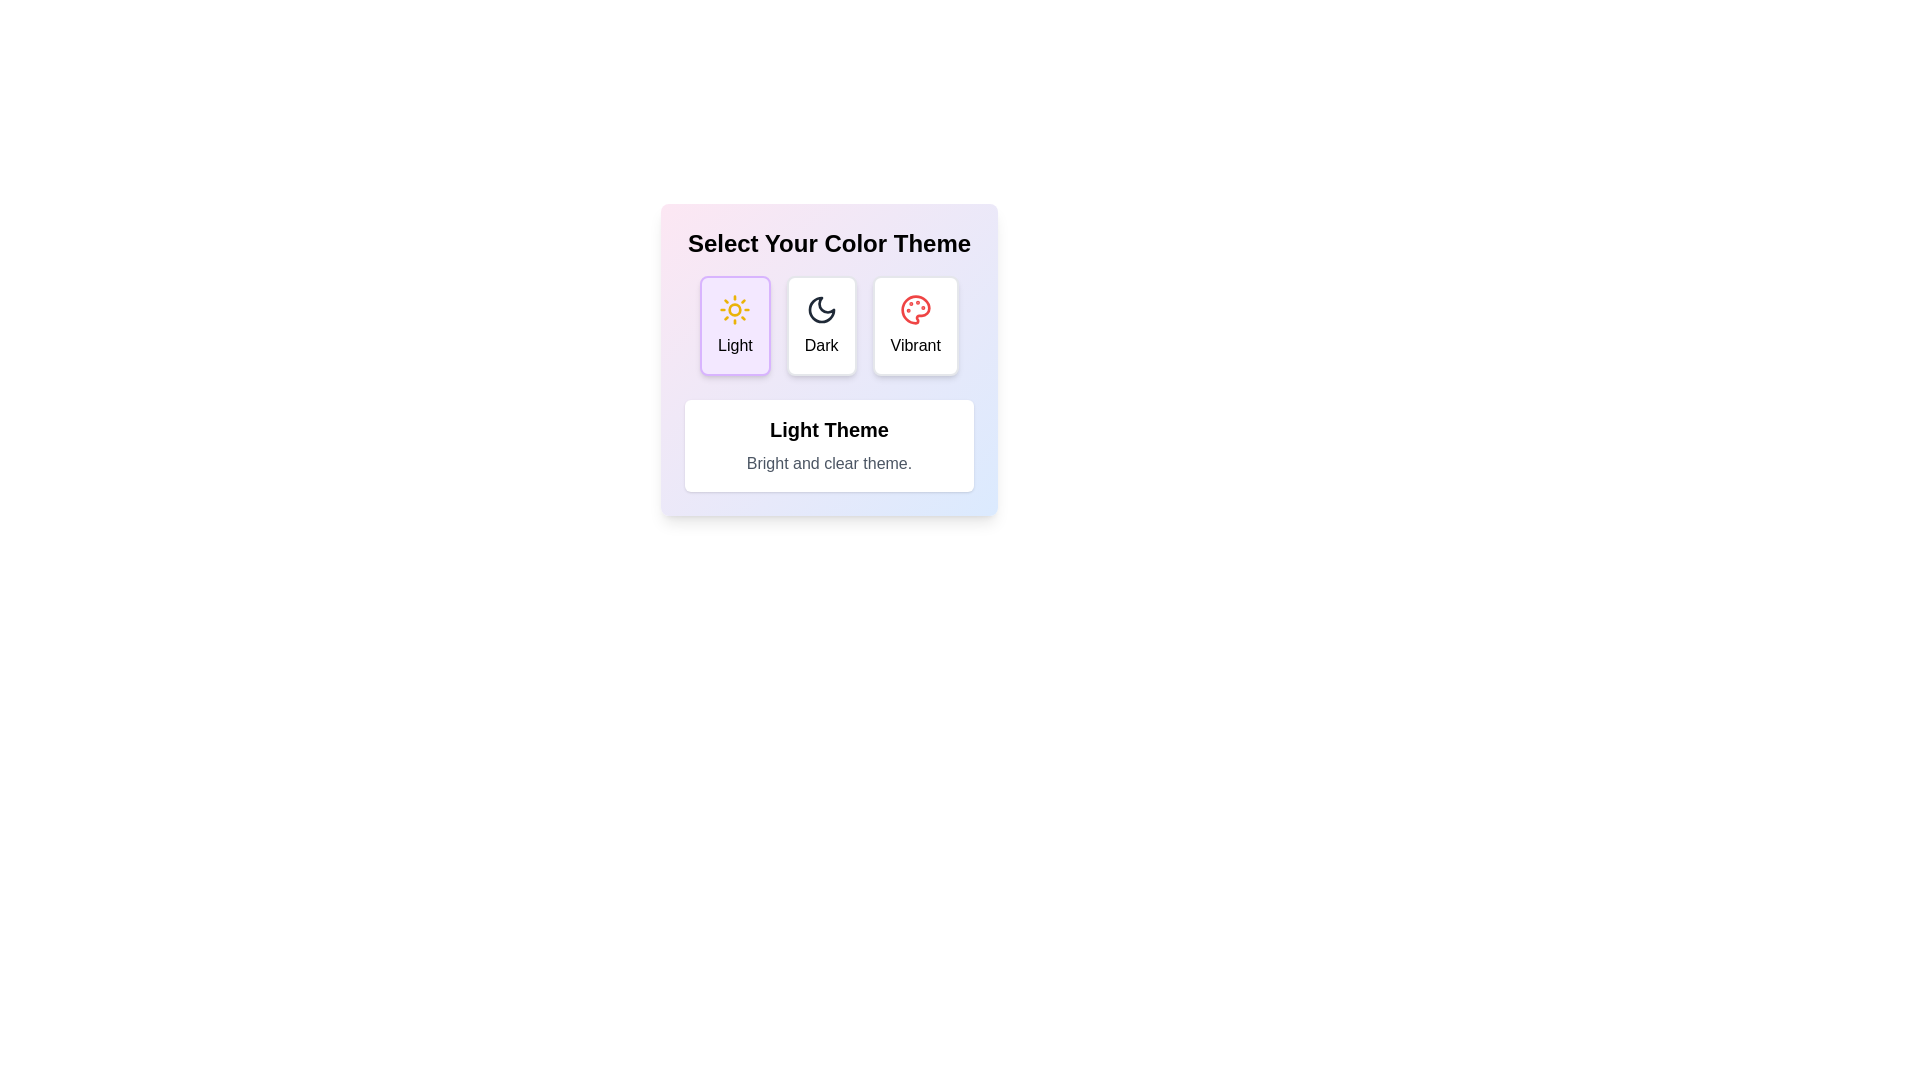 The width and height of the screenshot is (1920, 1080). What do you see at coordinates (829, 428) in the screenshot?
I see `the header Text Label that serves as the title for the theme description, positioned above the descriptive text in the theme selection interface` at bounding box center [829, 428].